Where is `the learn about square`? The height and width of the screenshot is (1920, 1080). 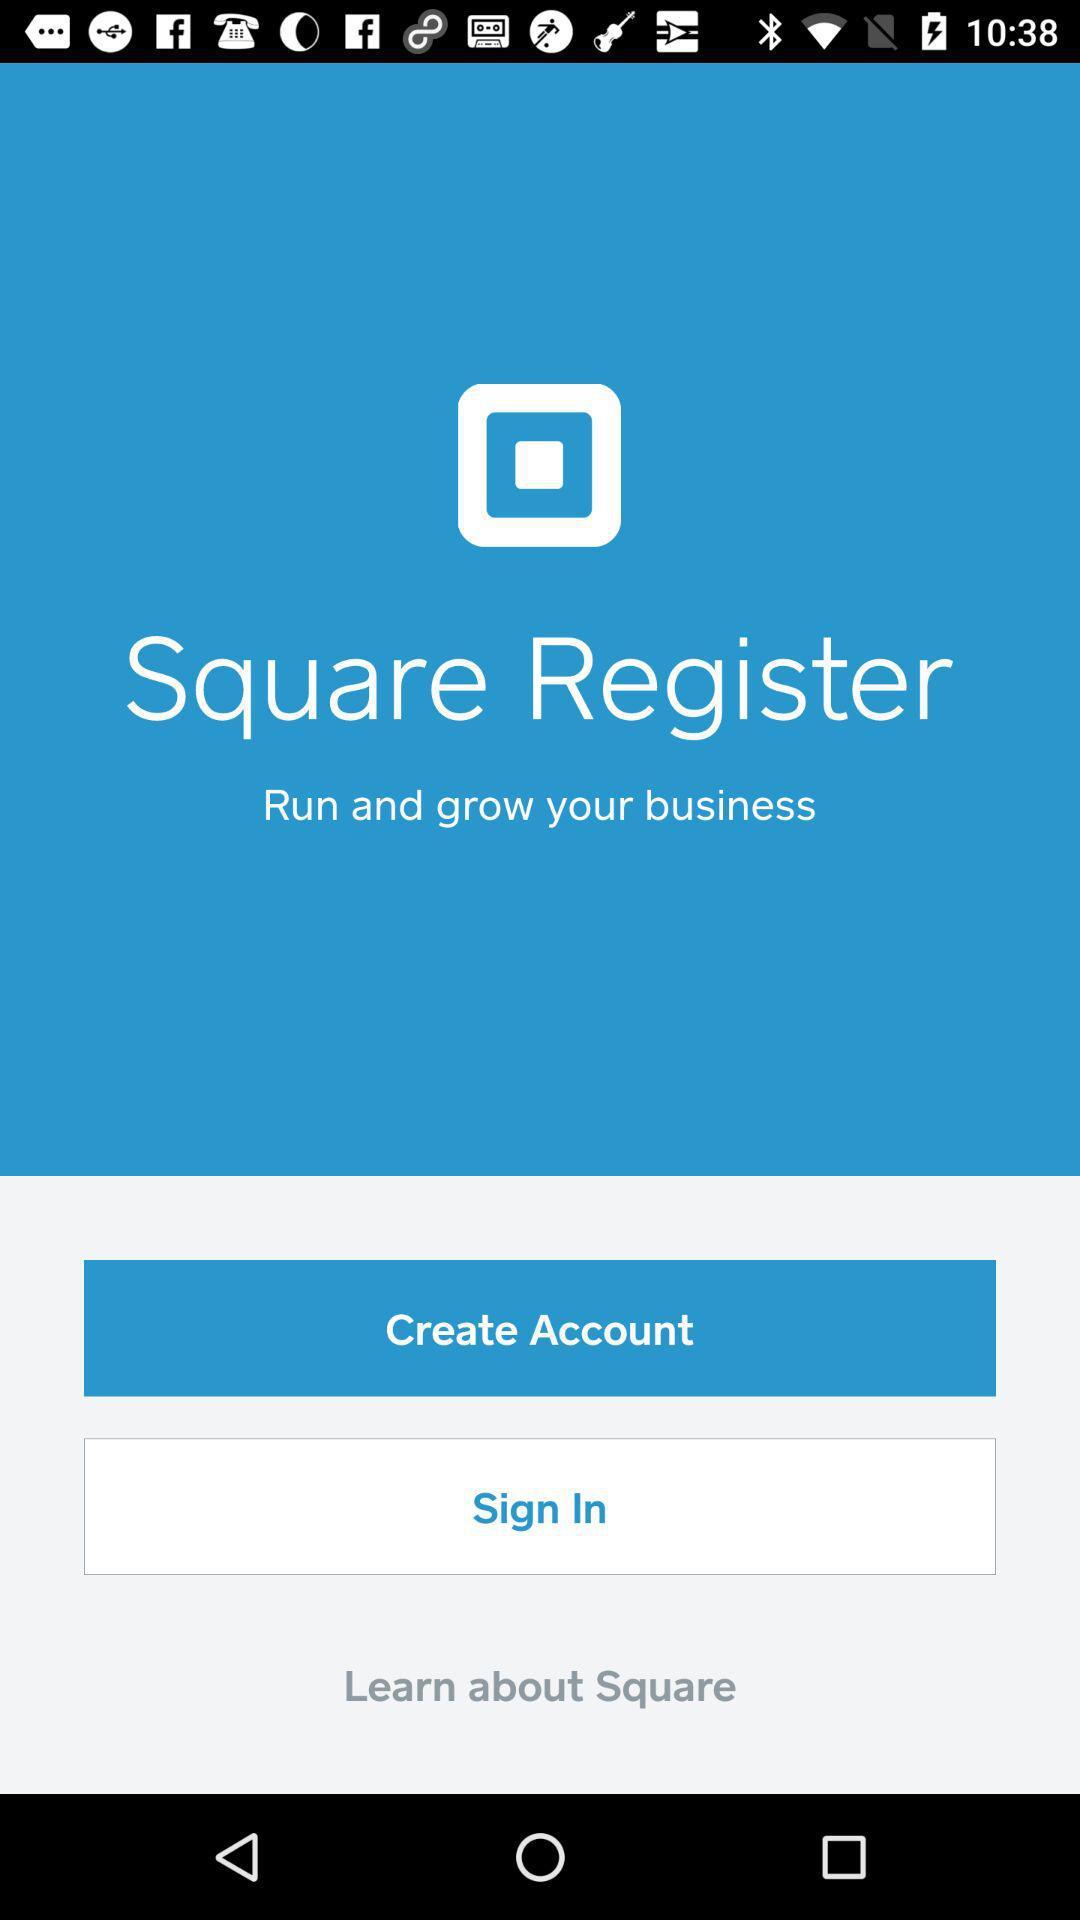
the learn about square is located at coordinates (540, 1683).